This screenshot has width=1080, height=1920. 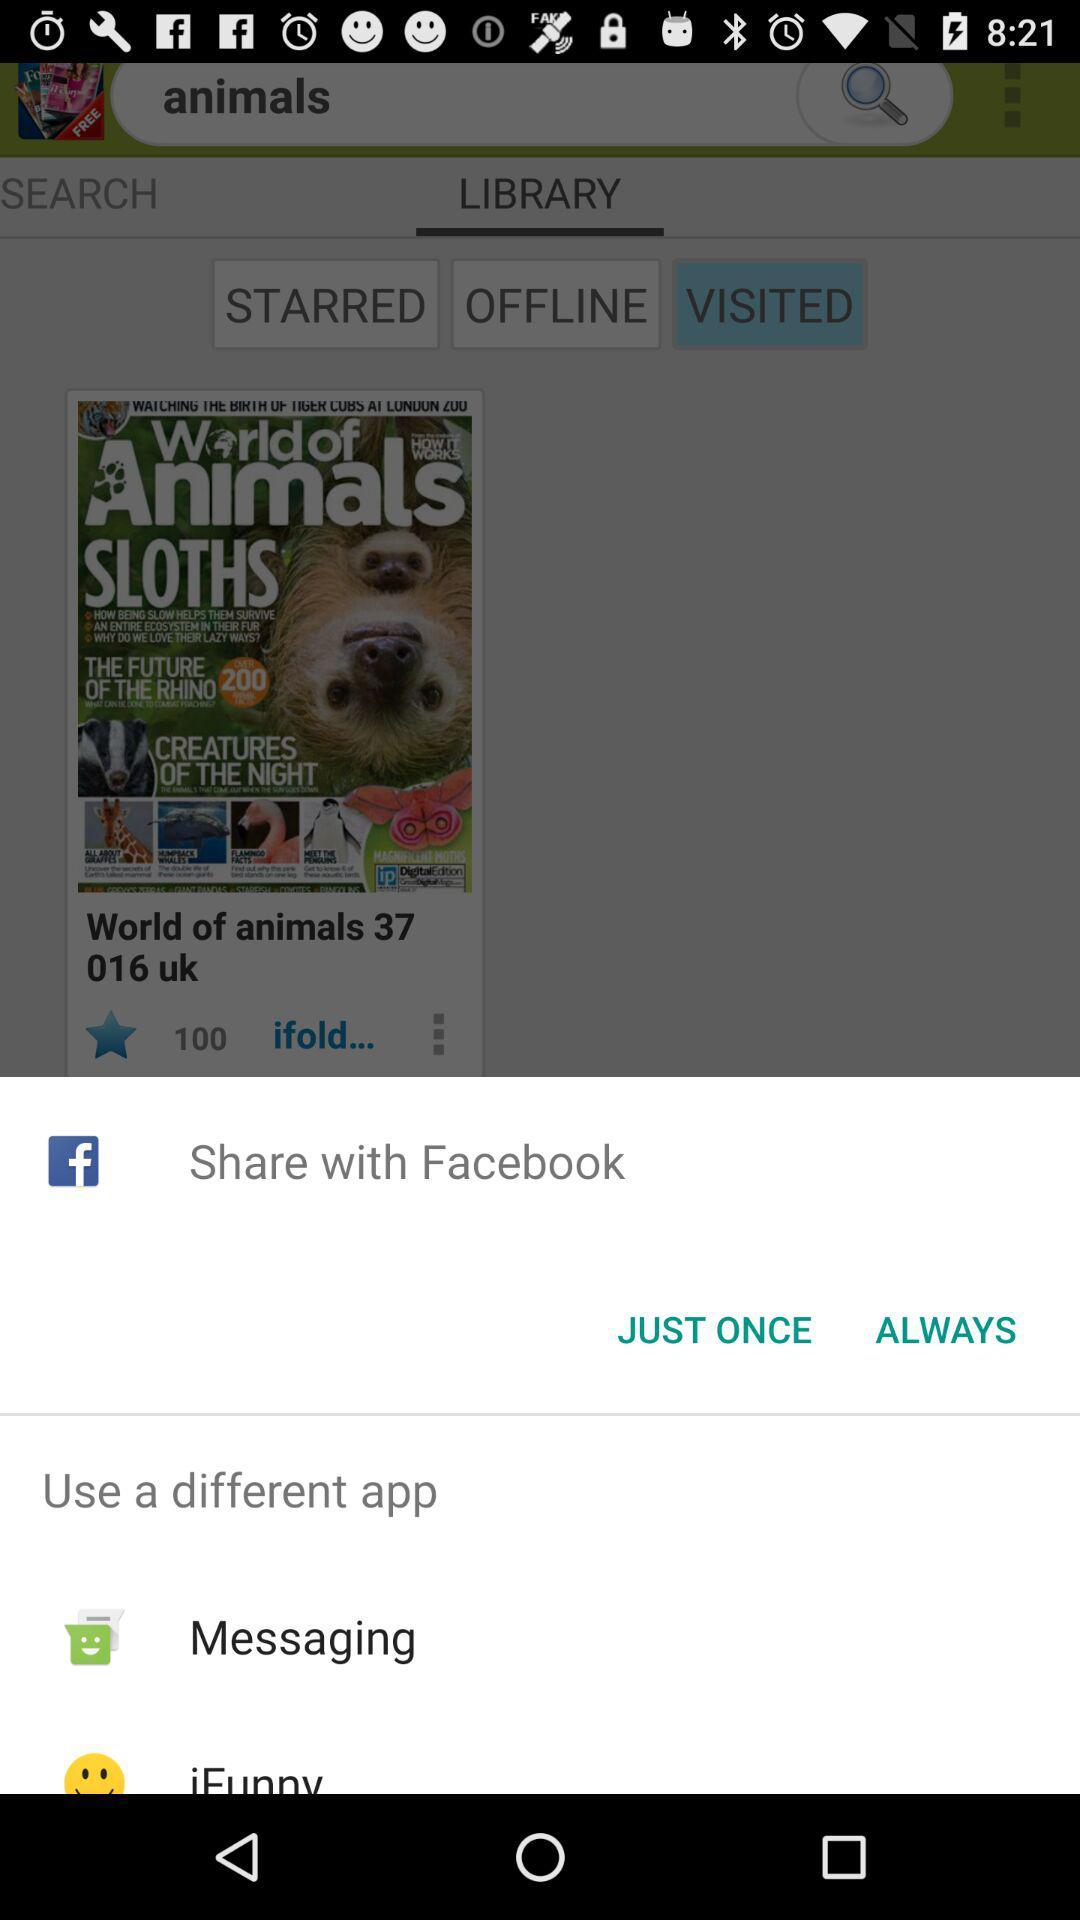 I want to click on the use a different app, so click(x=540, y=1489).